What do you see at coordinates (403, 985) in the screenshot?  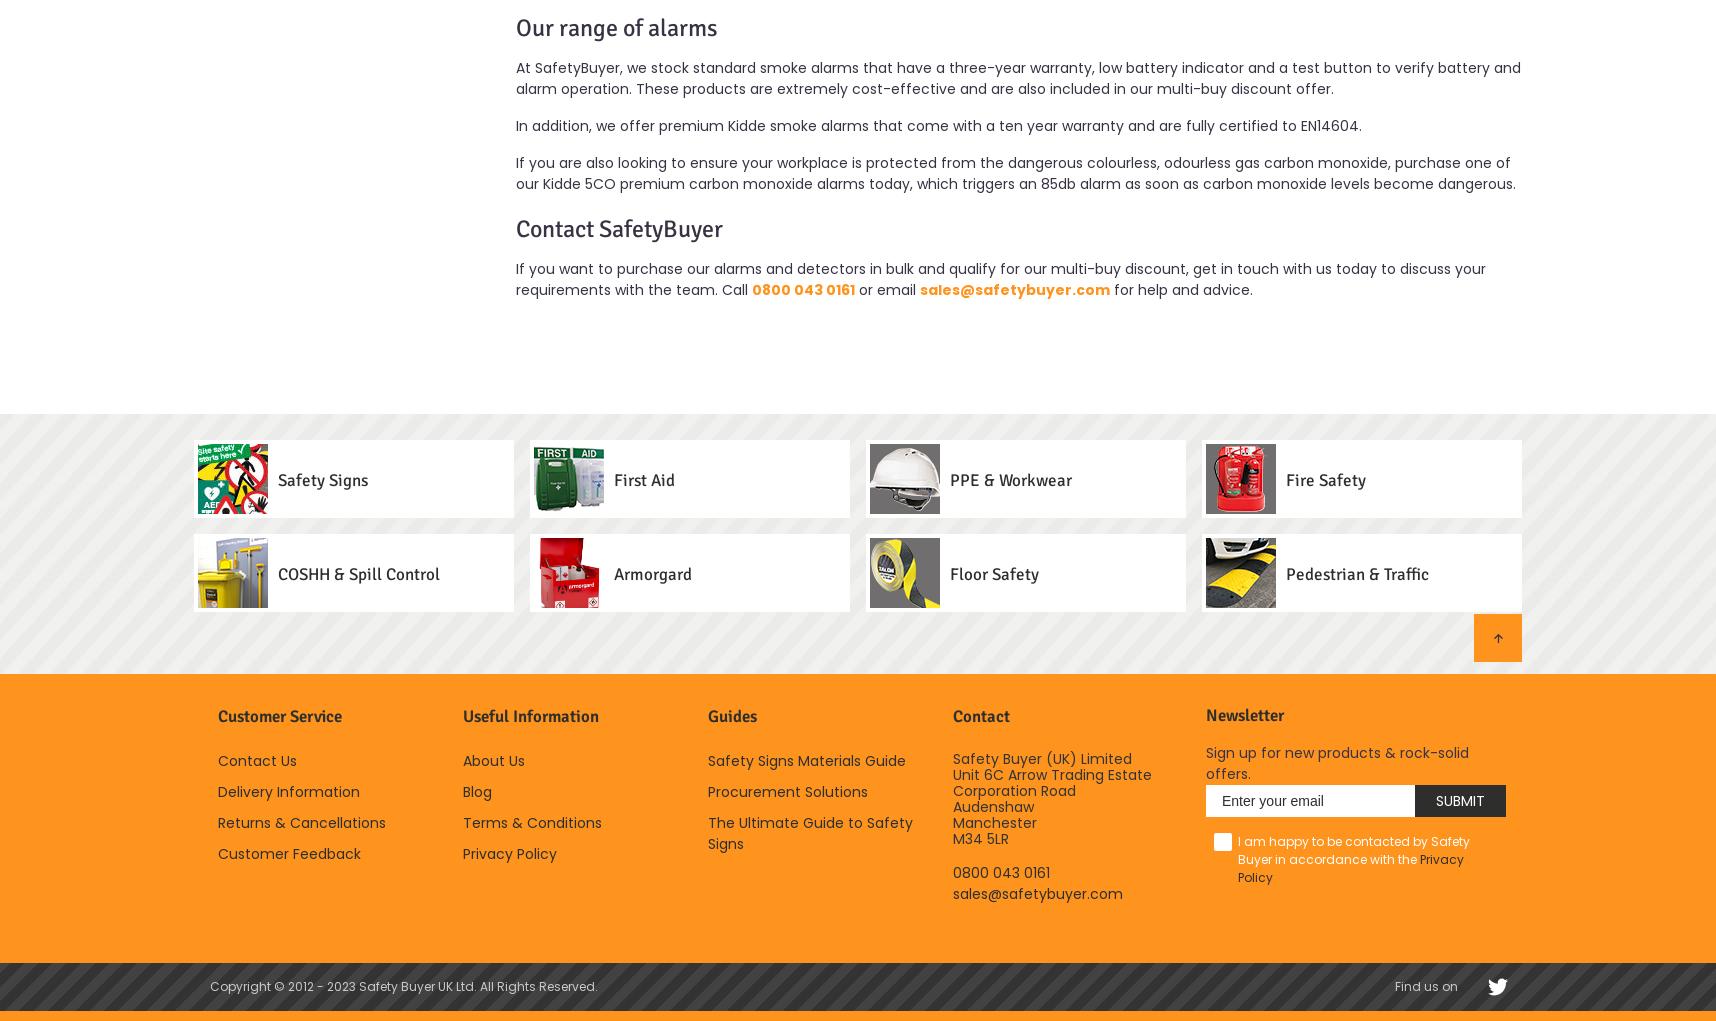 I see `'Copyright © 2012 - 2023 Safety Buyer UK Ltd. All Rights Reserved.'` at bounding box center [403, 985].